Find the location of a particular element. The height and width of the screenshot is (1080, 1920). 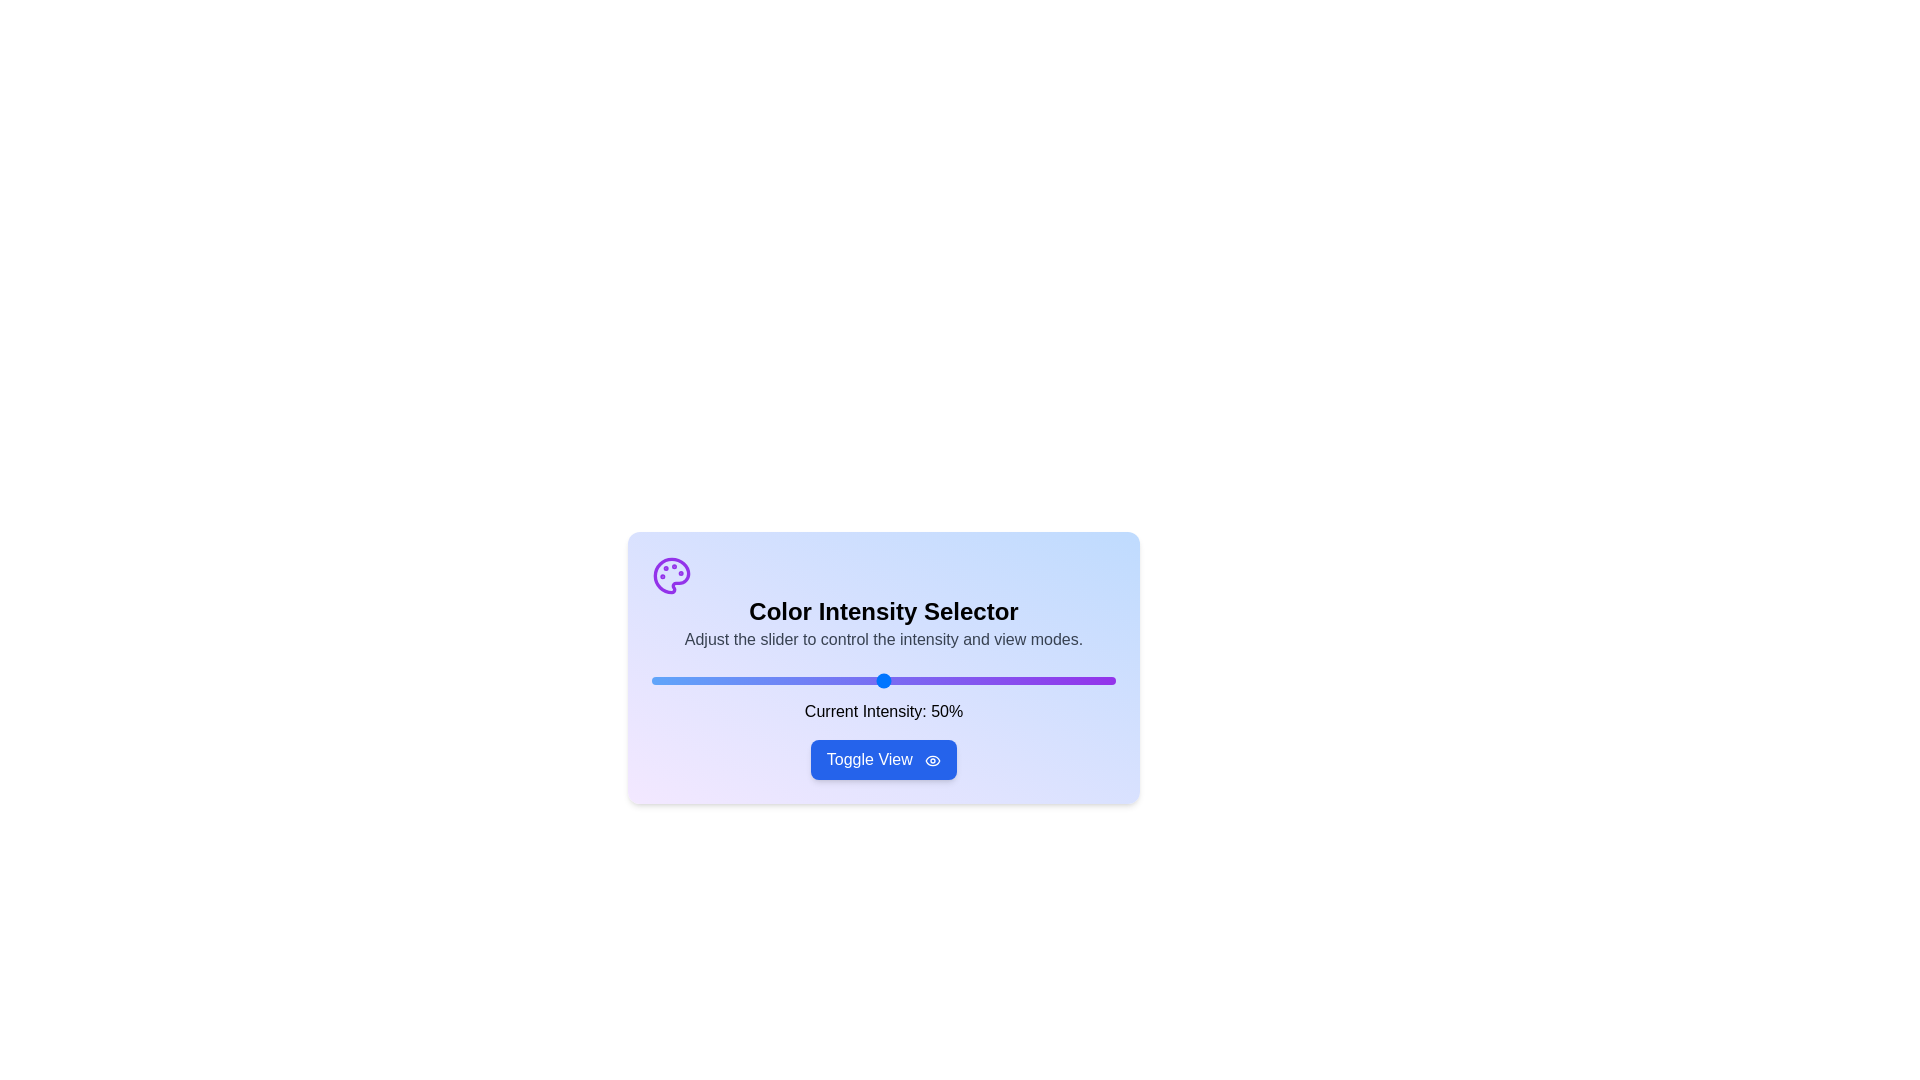

the slider to set the intensity to 89% is located at coordinates (1064, 680).